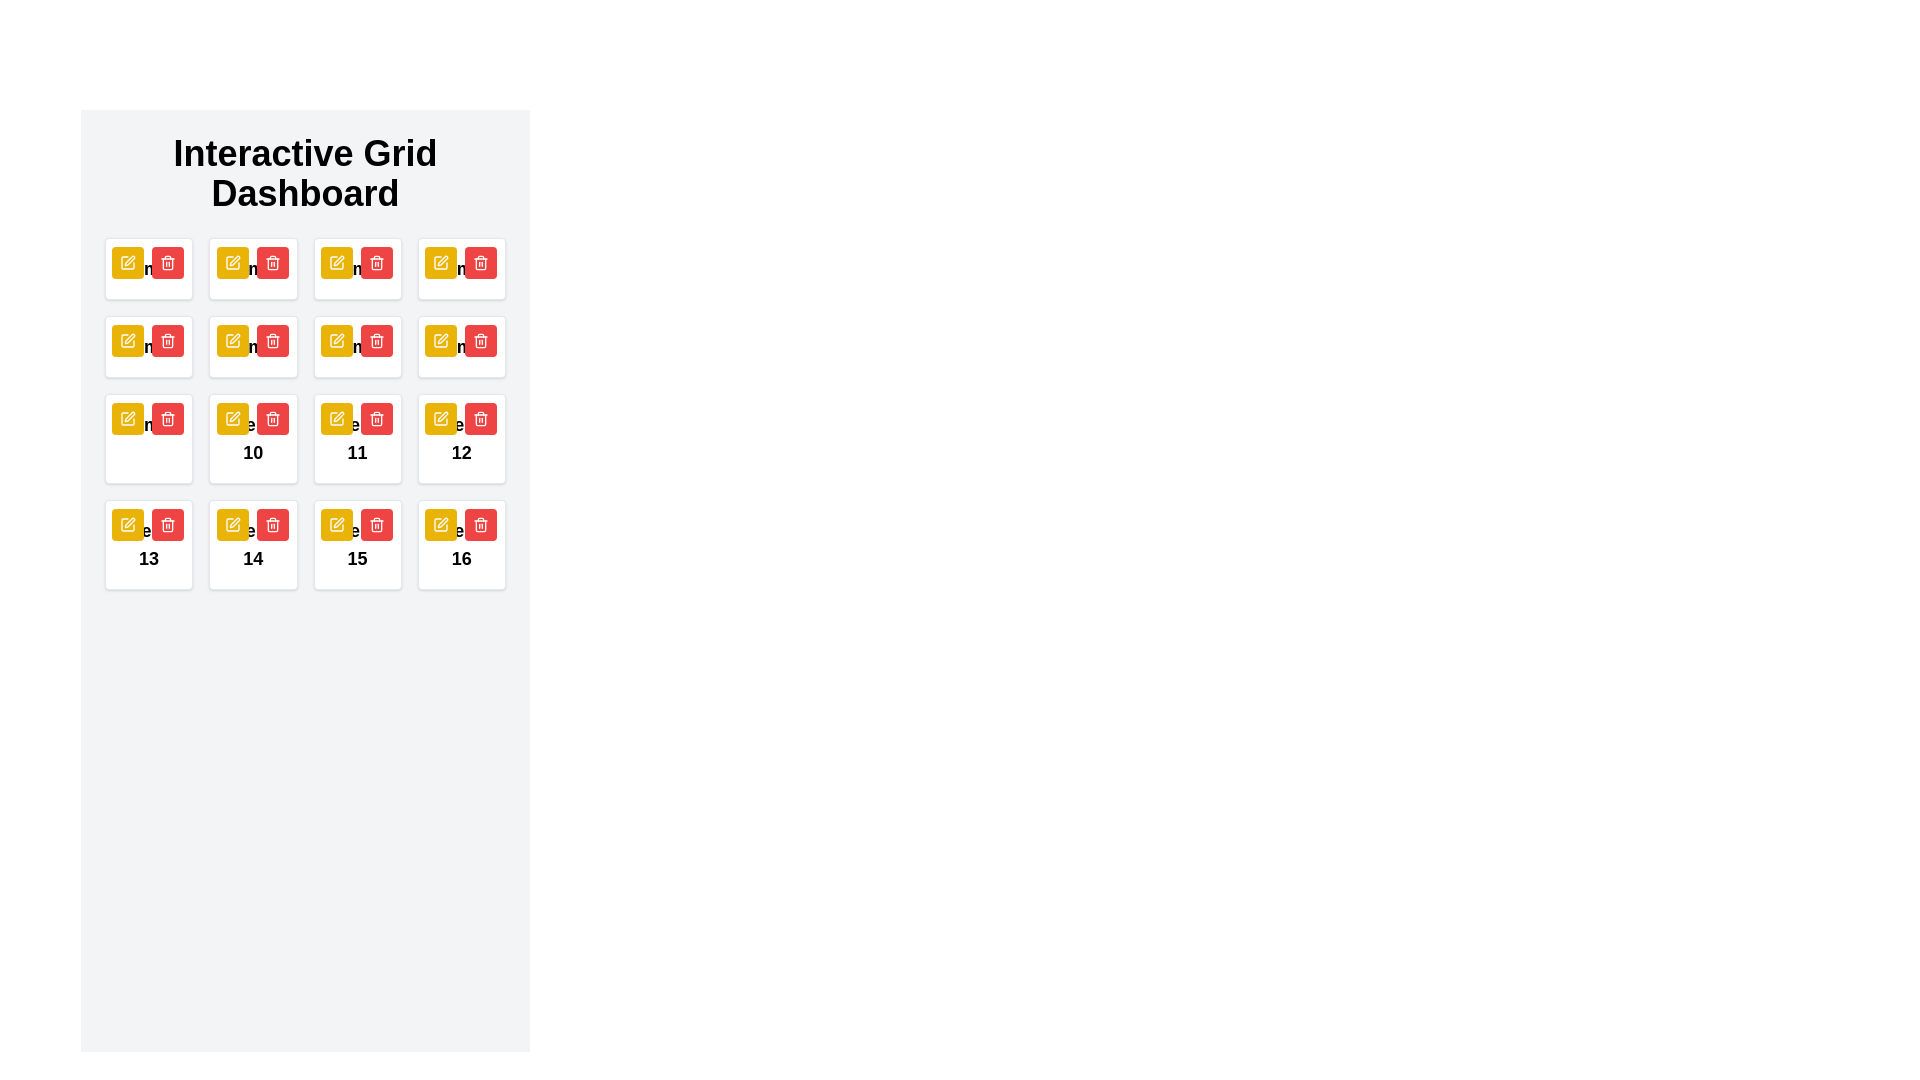 The width and height of the screenshot is (1920, 1080). I want to click on the static text label 'Item 14', which is bold and black, located at the bottom of a white rectangular card with rounded corners in a grid layout, so click(252, 544).